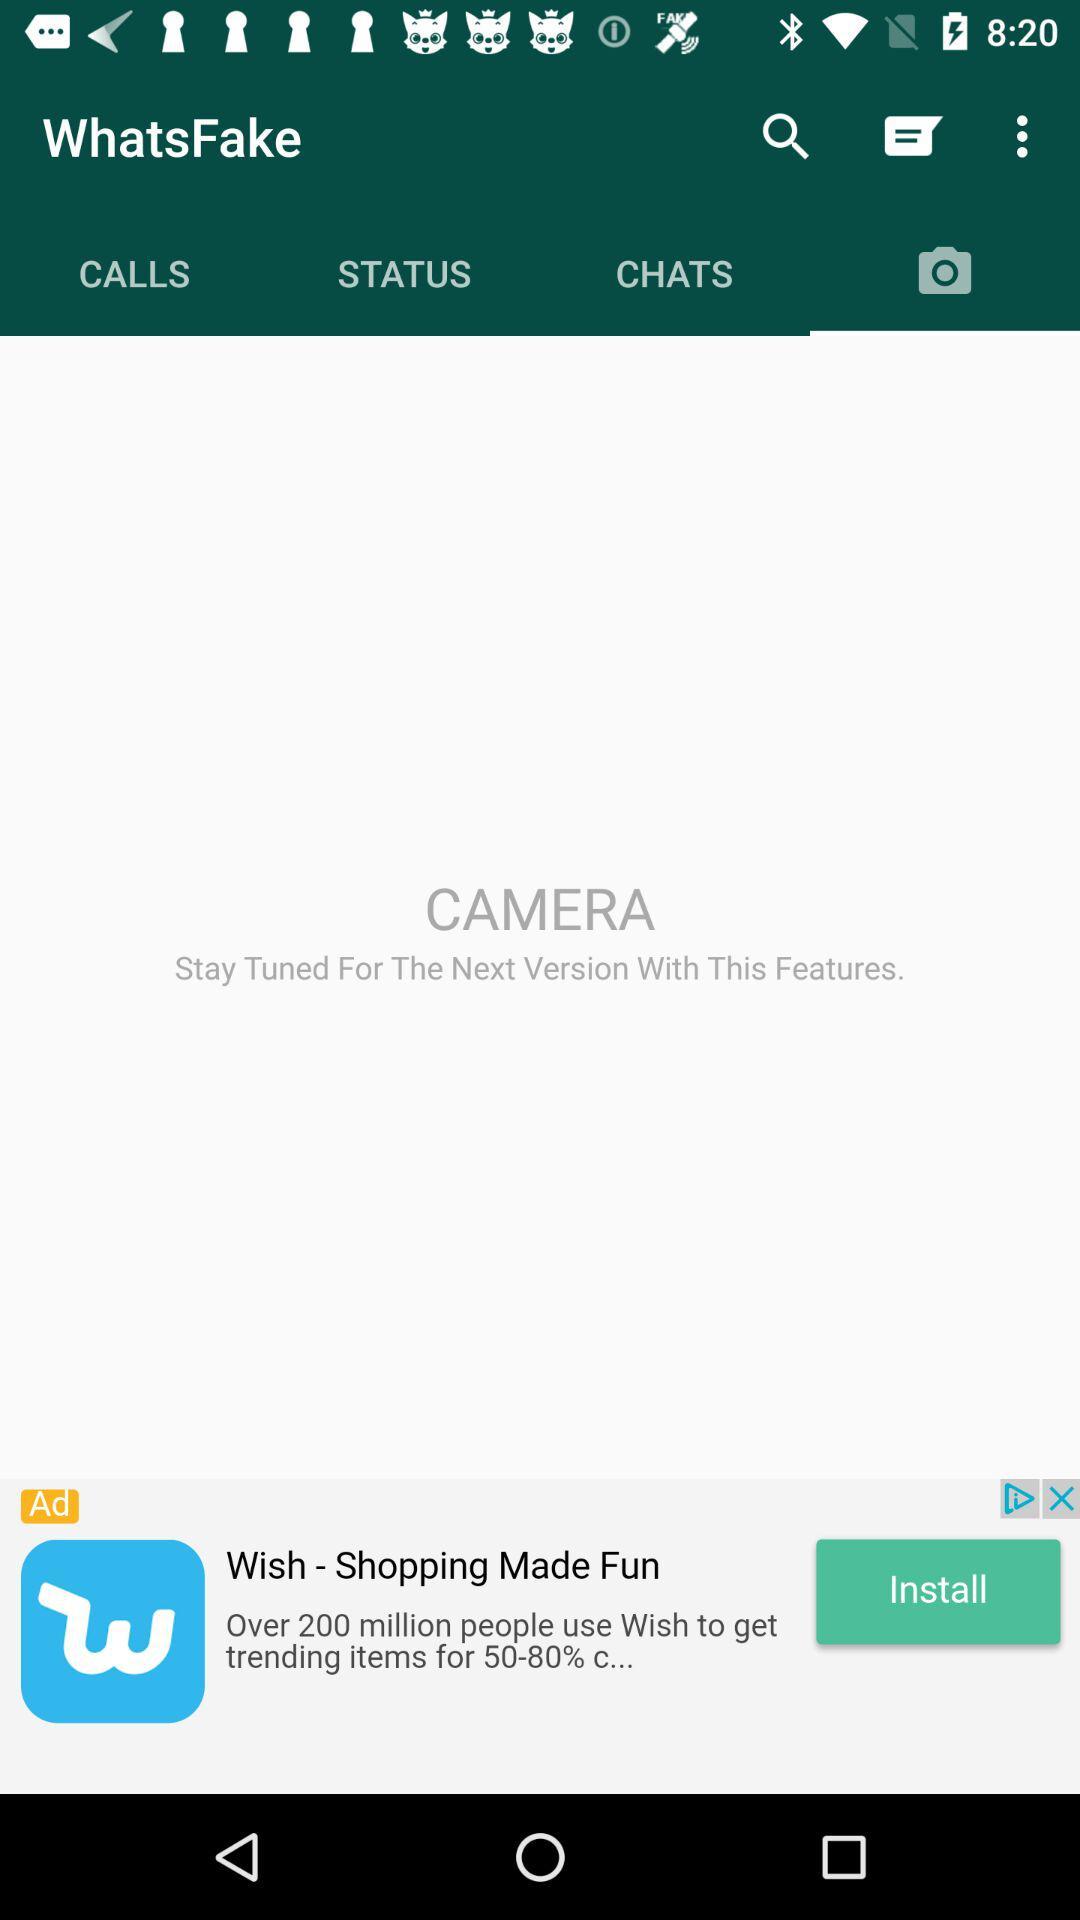 This screenshot has width=1080, height=1920. What do you see at coordinates (540, 1636) in the screenshot?
I see `advertisement` at bounding box center [540, 1636].